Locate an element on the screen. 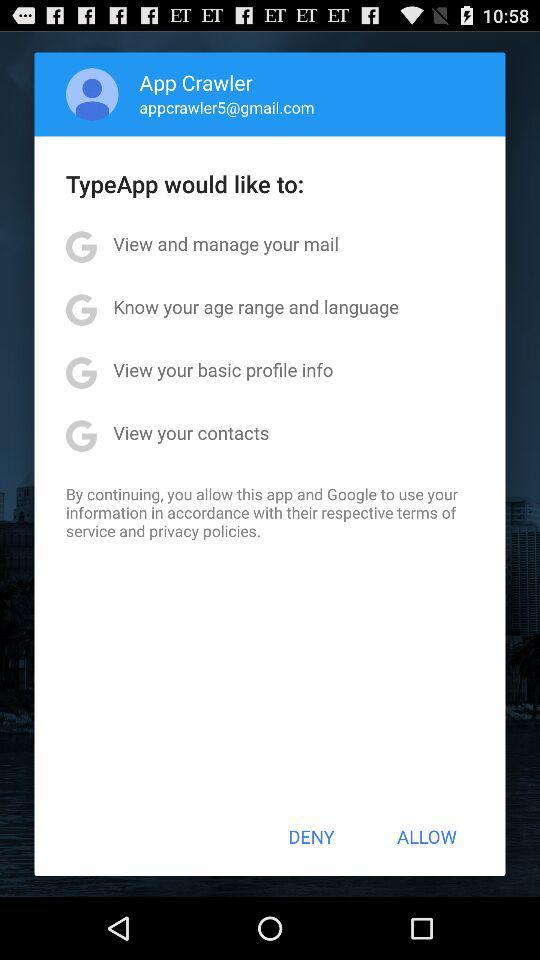 This screenshot has height=960, width=540. the app above typeapp would like is located at coordinates (226, 107).